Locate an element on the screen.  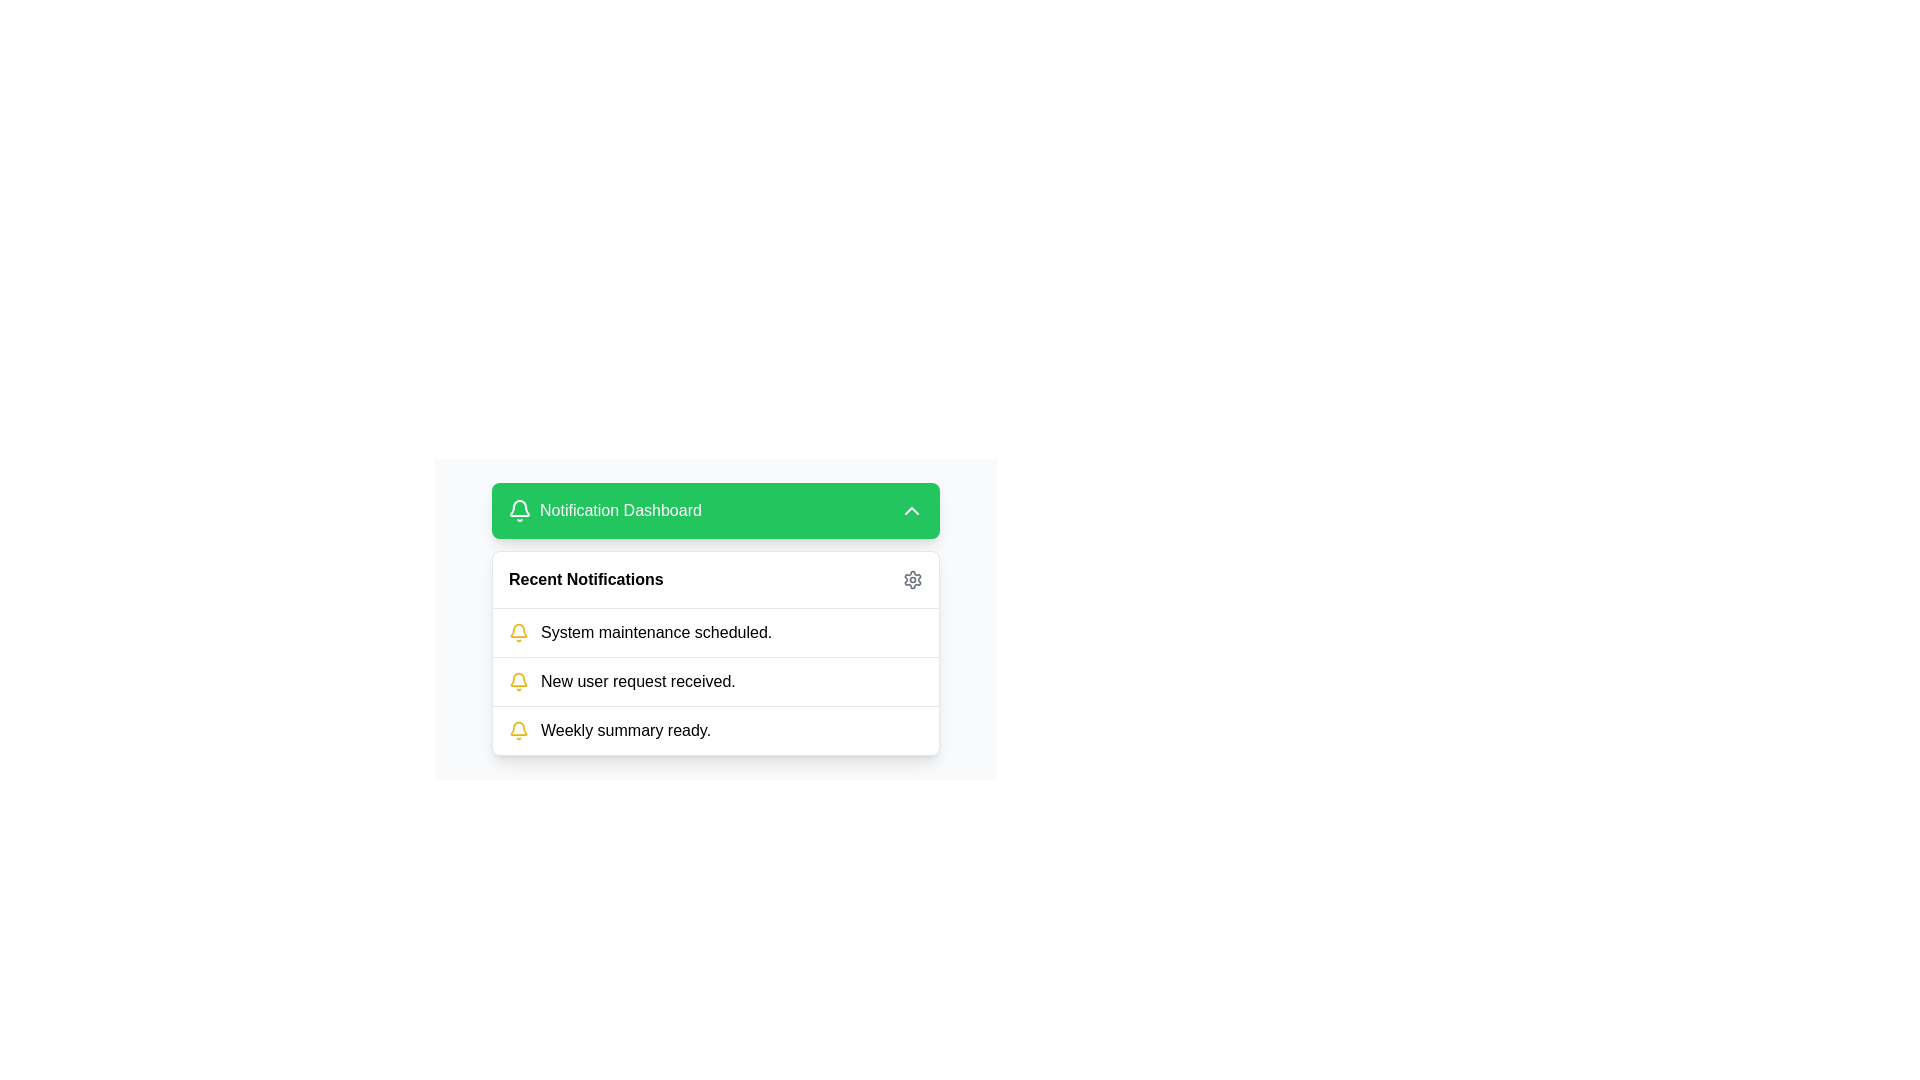
the cogwheel icon, which symbolizes settings is located at coordinates (911, 579).